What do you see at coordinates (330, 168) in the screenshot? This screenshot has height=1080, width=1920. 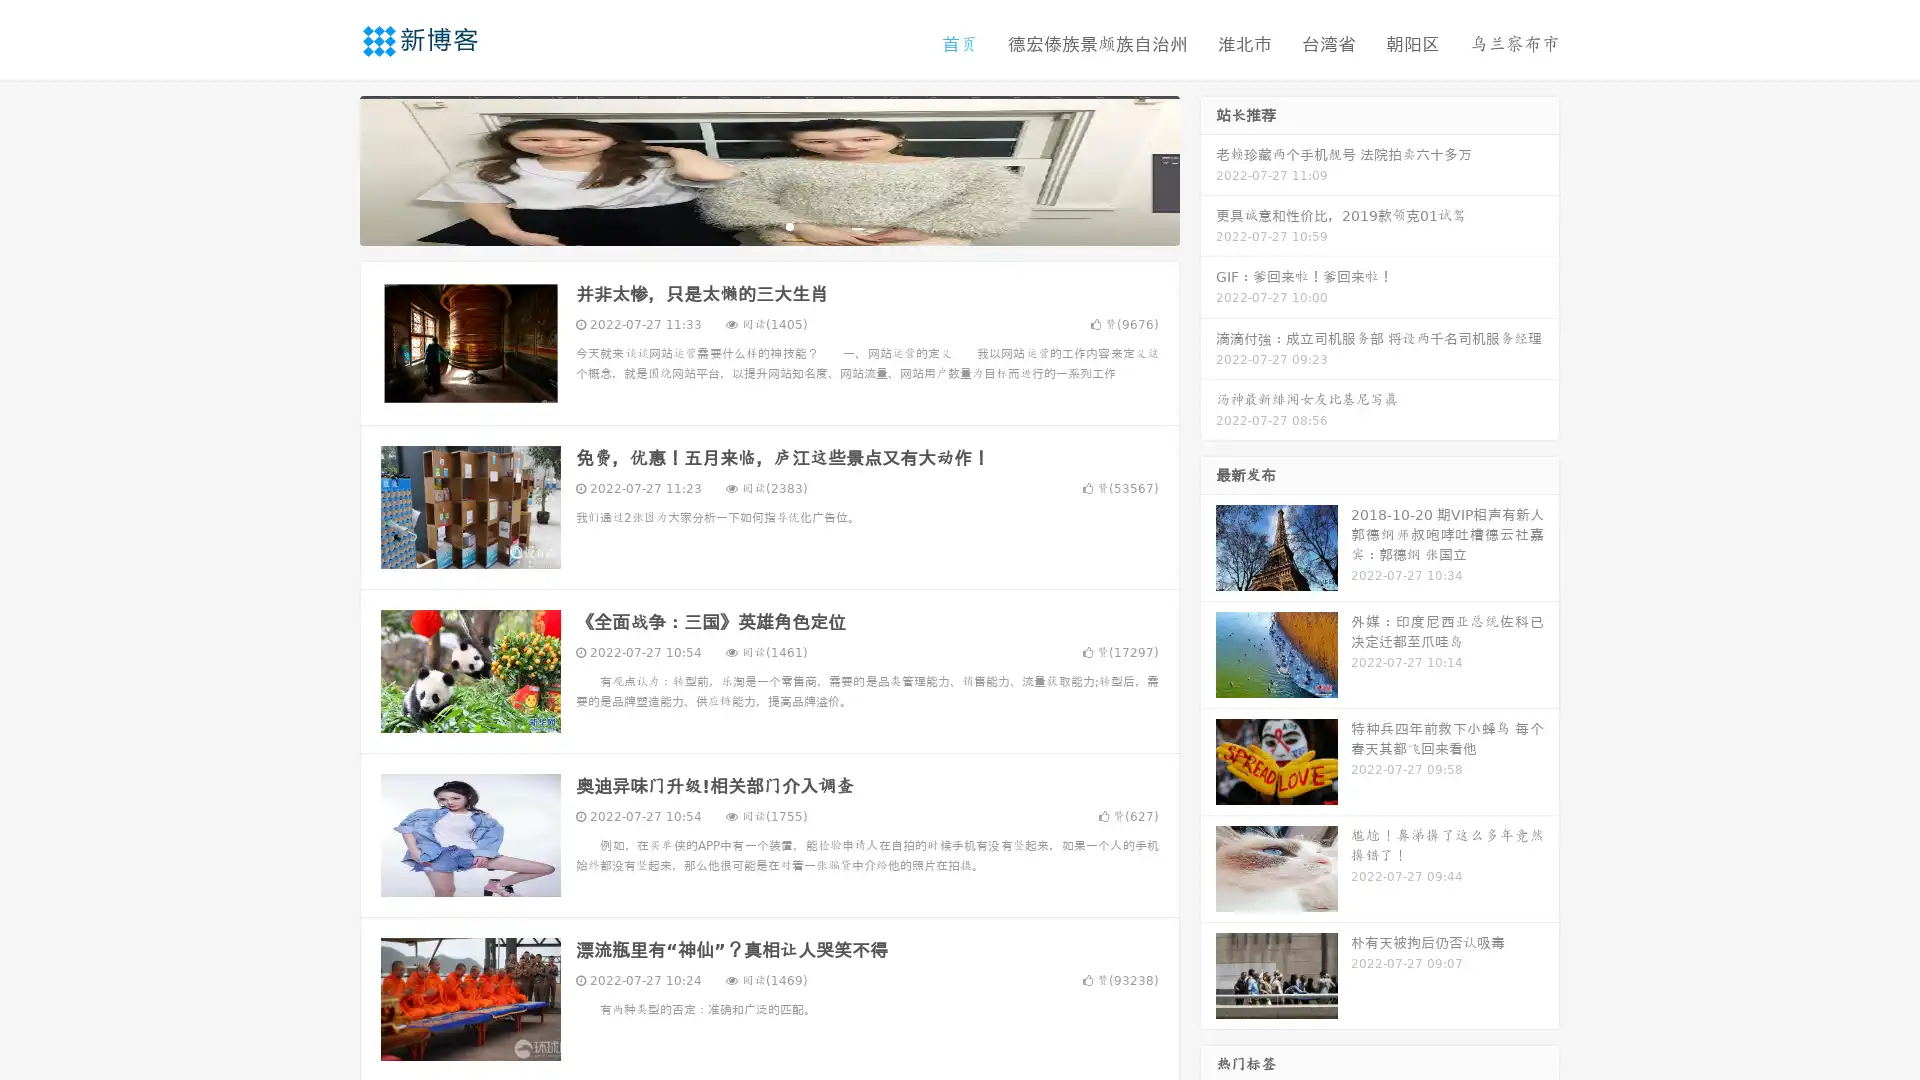 I see `Previous slide` at bounding box center [330, 168].